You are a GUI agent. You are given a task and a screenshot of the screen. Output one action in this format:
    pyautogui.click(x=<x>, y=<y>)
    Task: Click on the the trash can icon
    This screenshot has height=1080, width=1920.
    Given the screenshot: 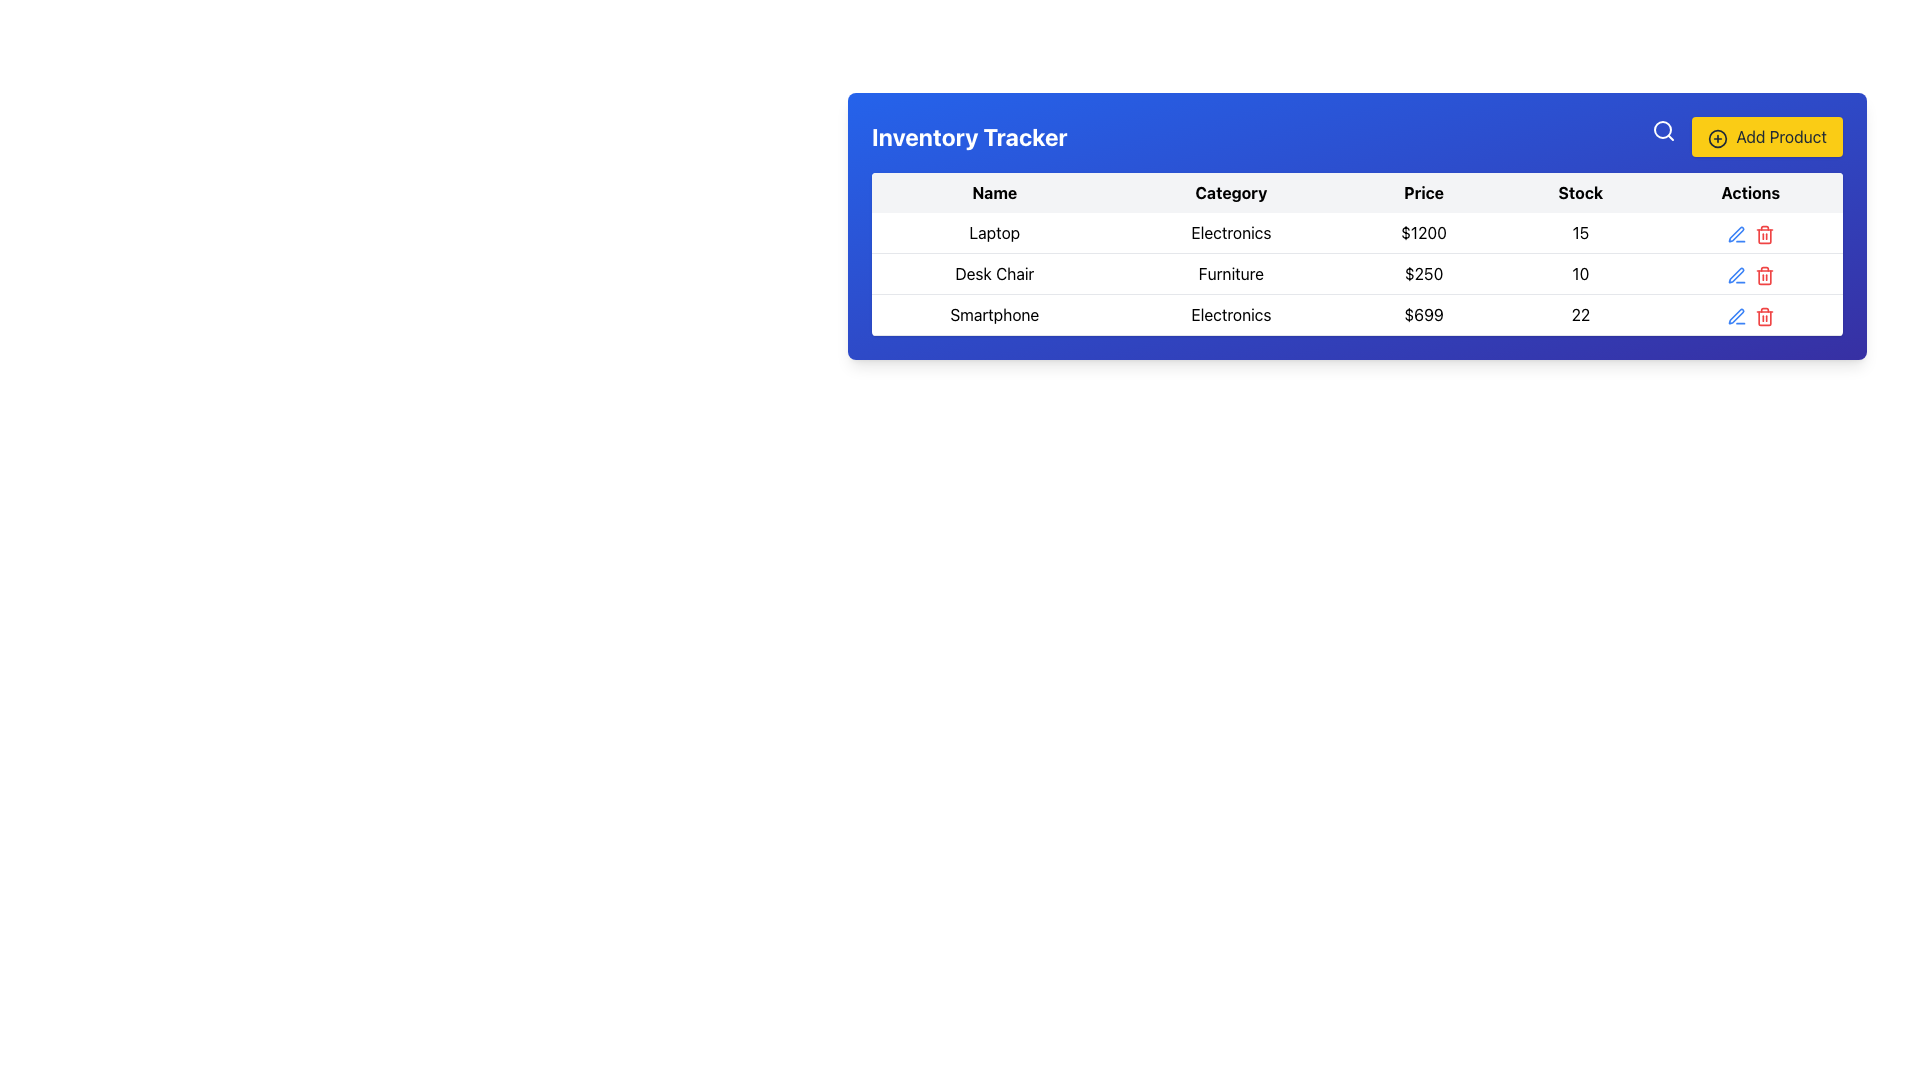 What is the action you would take?
    pyautogui.click(x=1764, y=231)
    